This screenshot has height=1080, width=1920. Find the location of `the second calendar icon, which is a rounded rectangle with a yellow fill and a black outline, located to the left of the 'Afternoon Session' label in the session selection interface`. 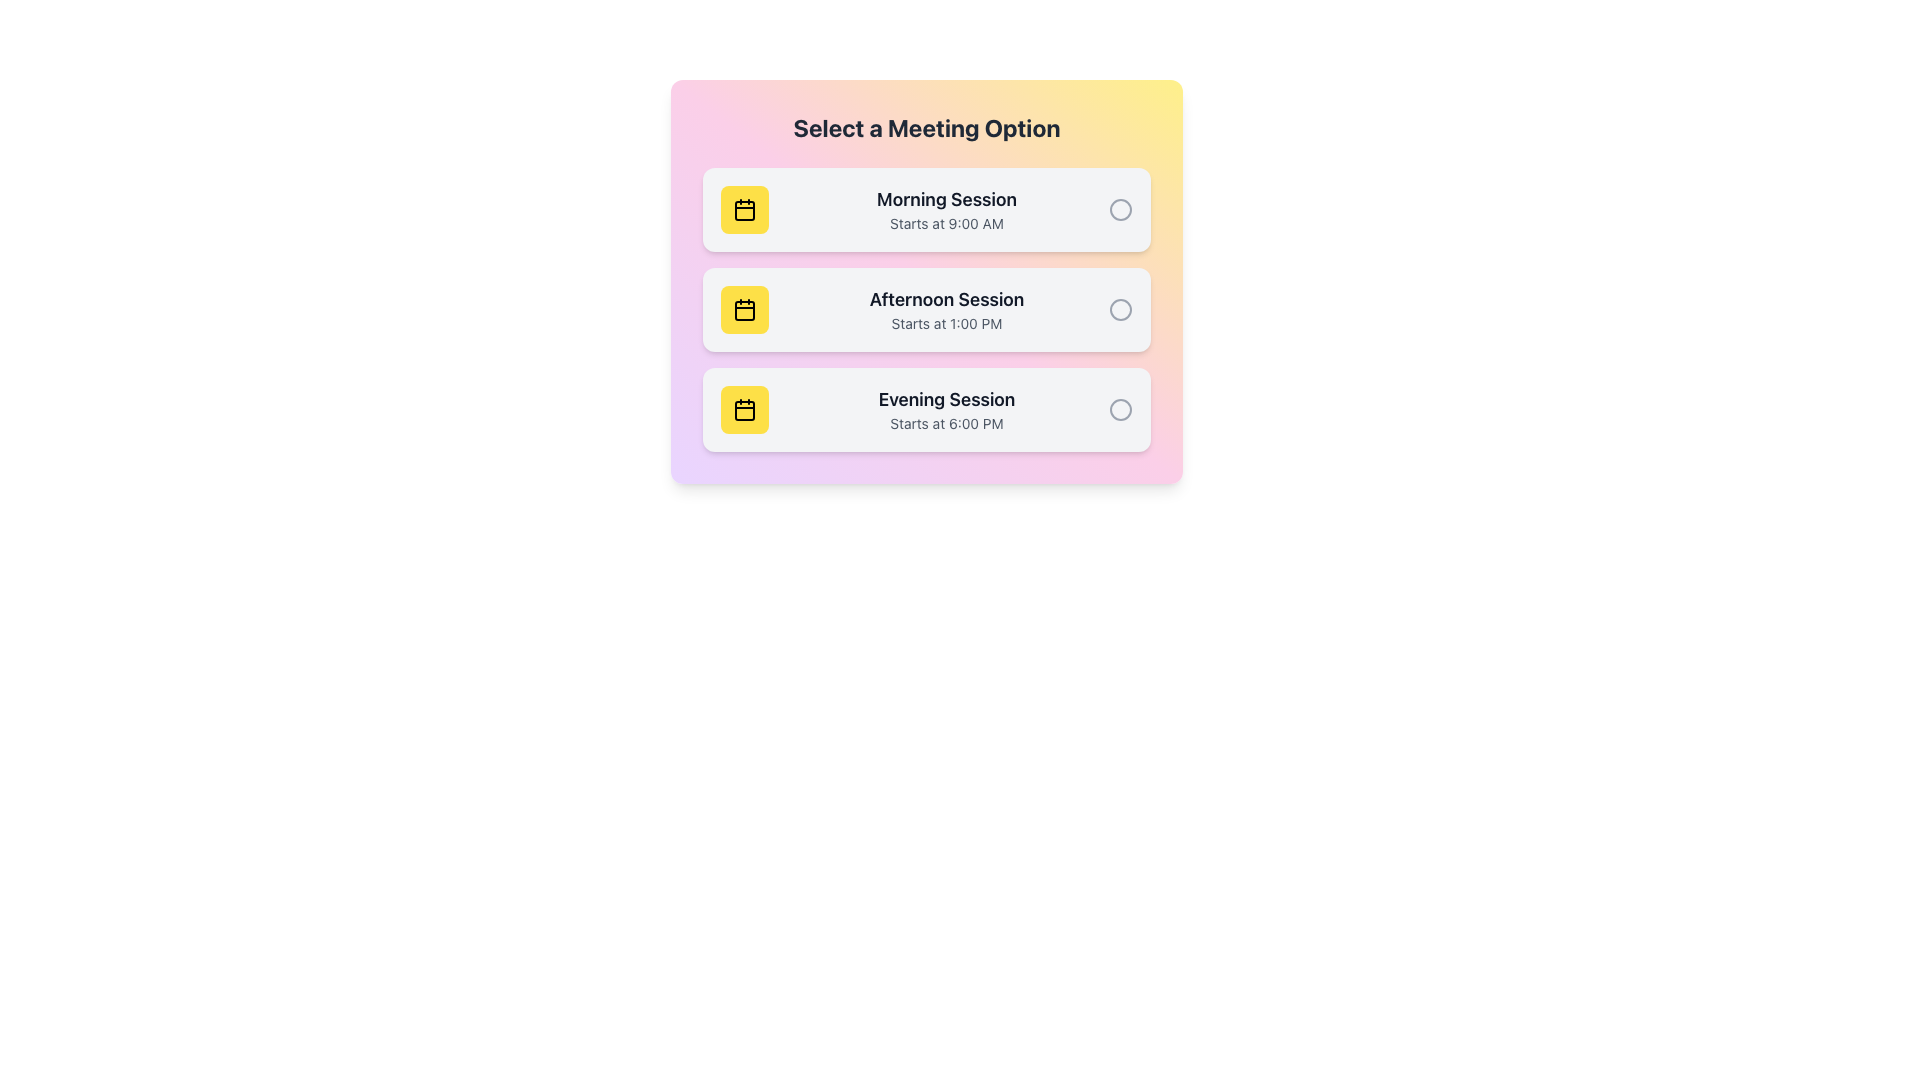

the second calendar icon, which is a rounded rectangle with a yellow fill and a black outline, located to the left of the 'Afternoon Session' label in the session selection interface is located at coordinates (743, 311).